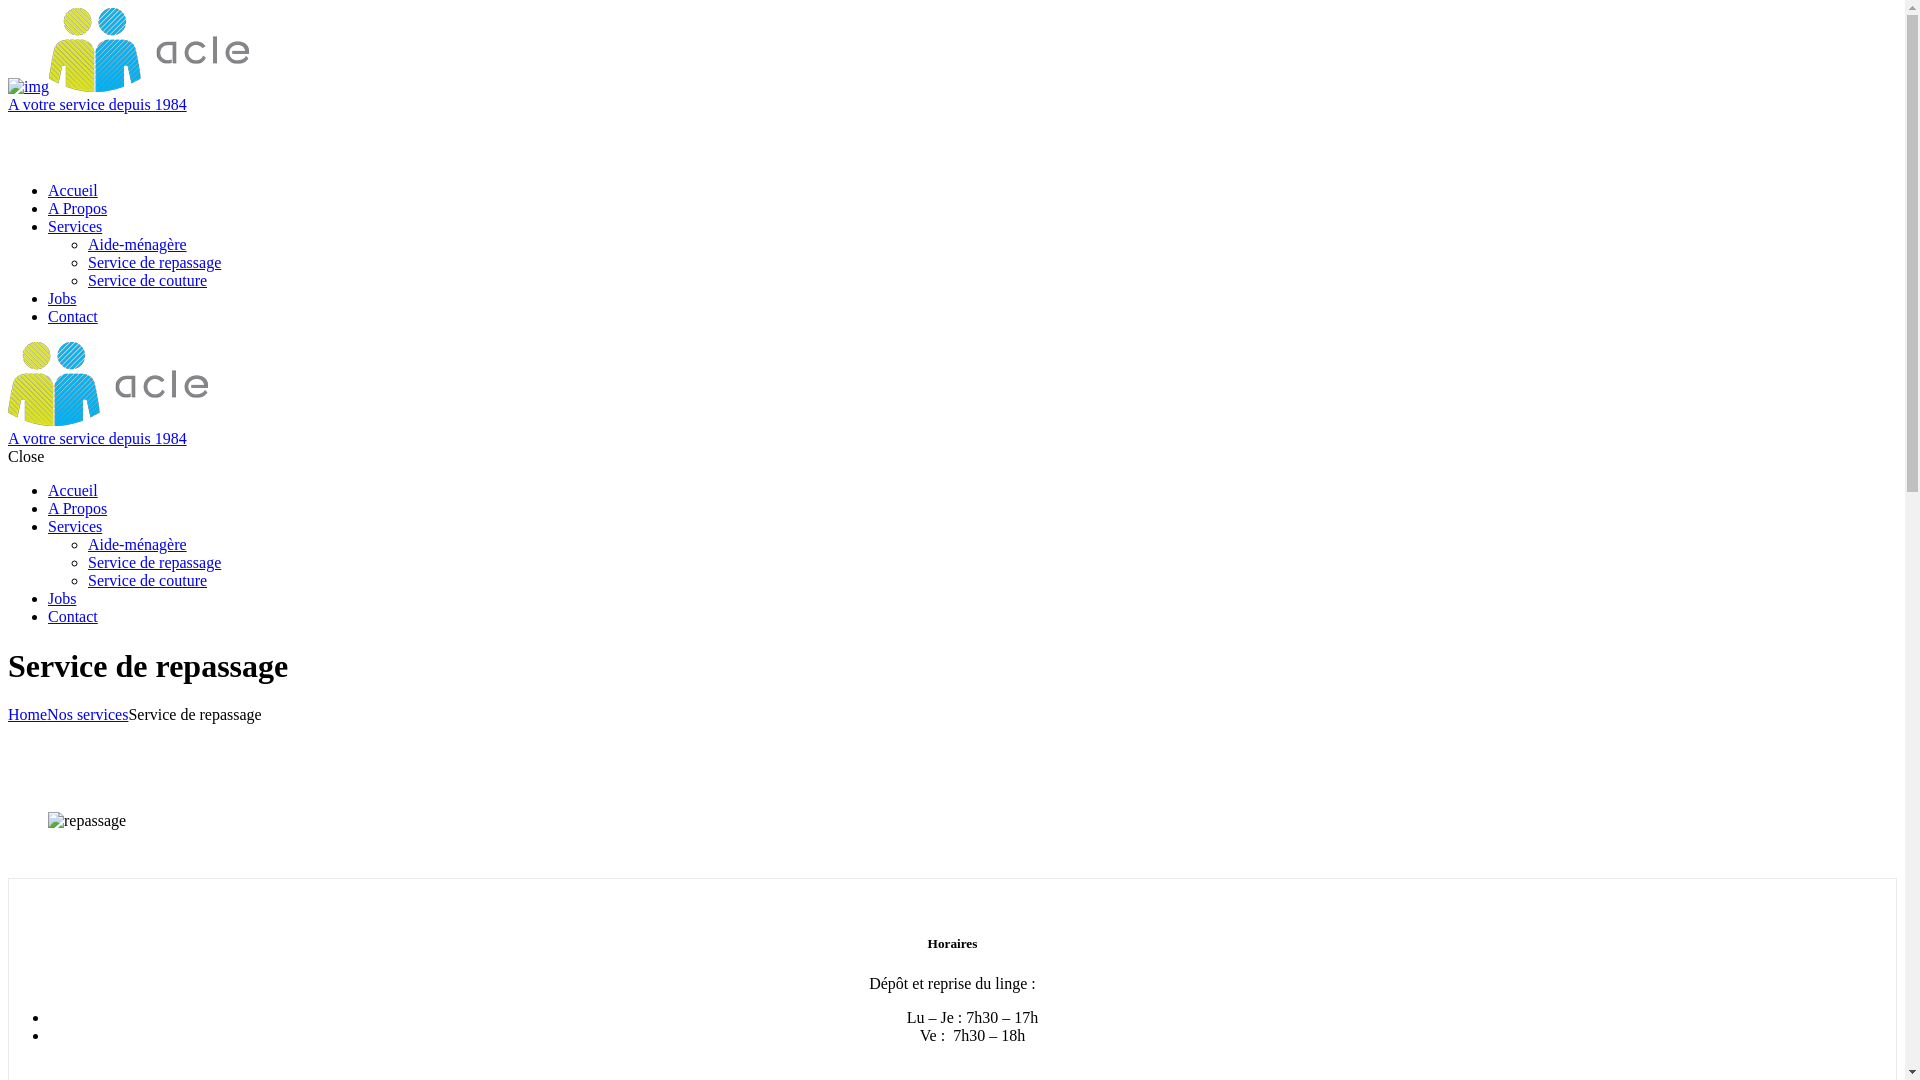  I want to click on 'Contact', so click(72, 315).